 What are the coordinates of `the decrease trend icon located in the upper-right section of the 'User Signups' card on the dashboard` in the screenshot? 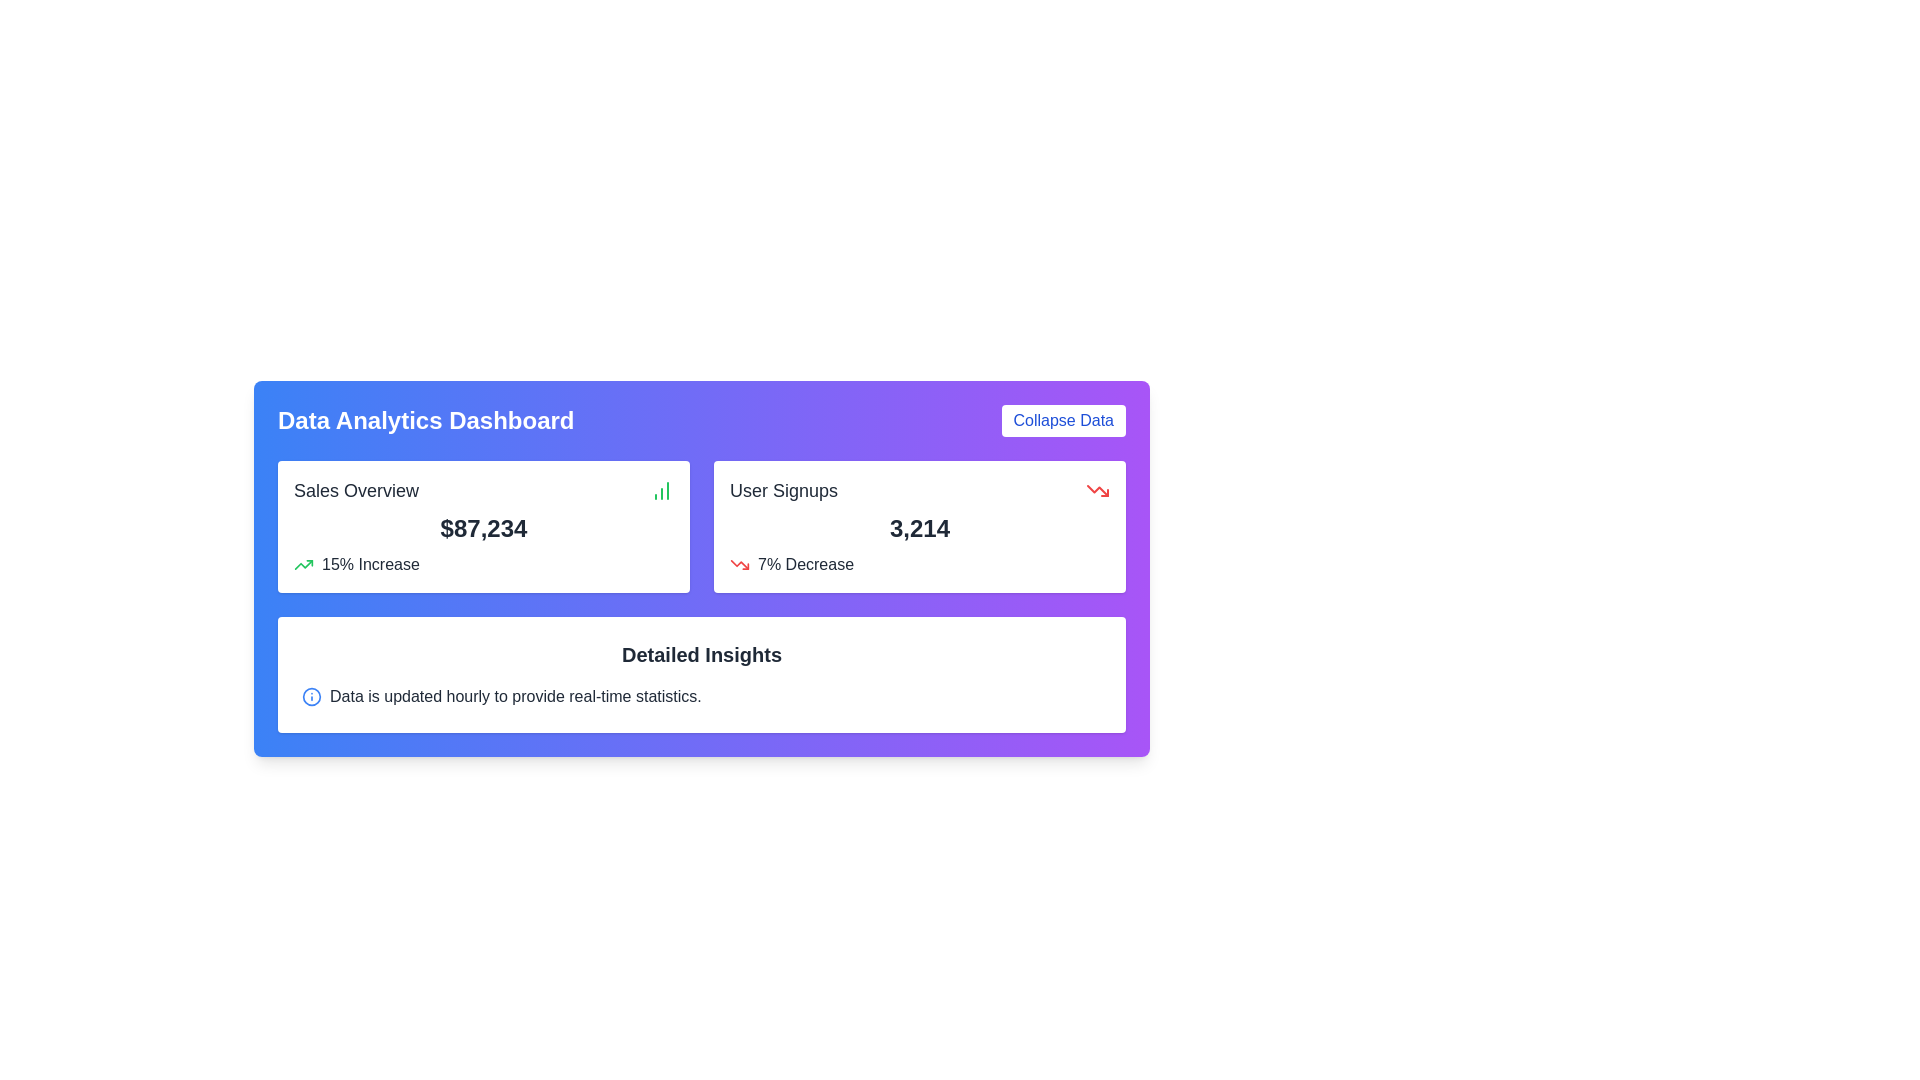 It's located at (738, 564).